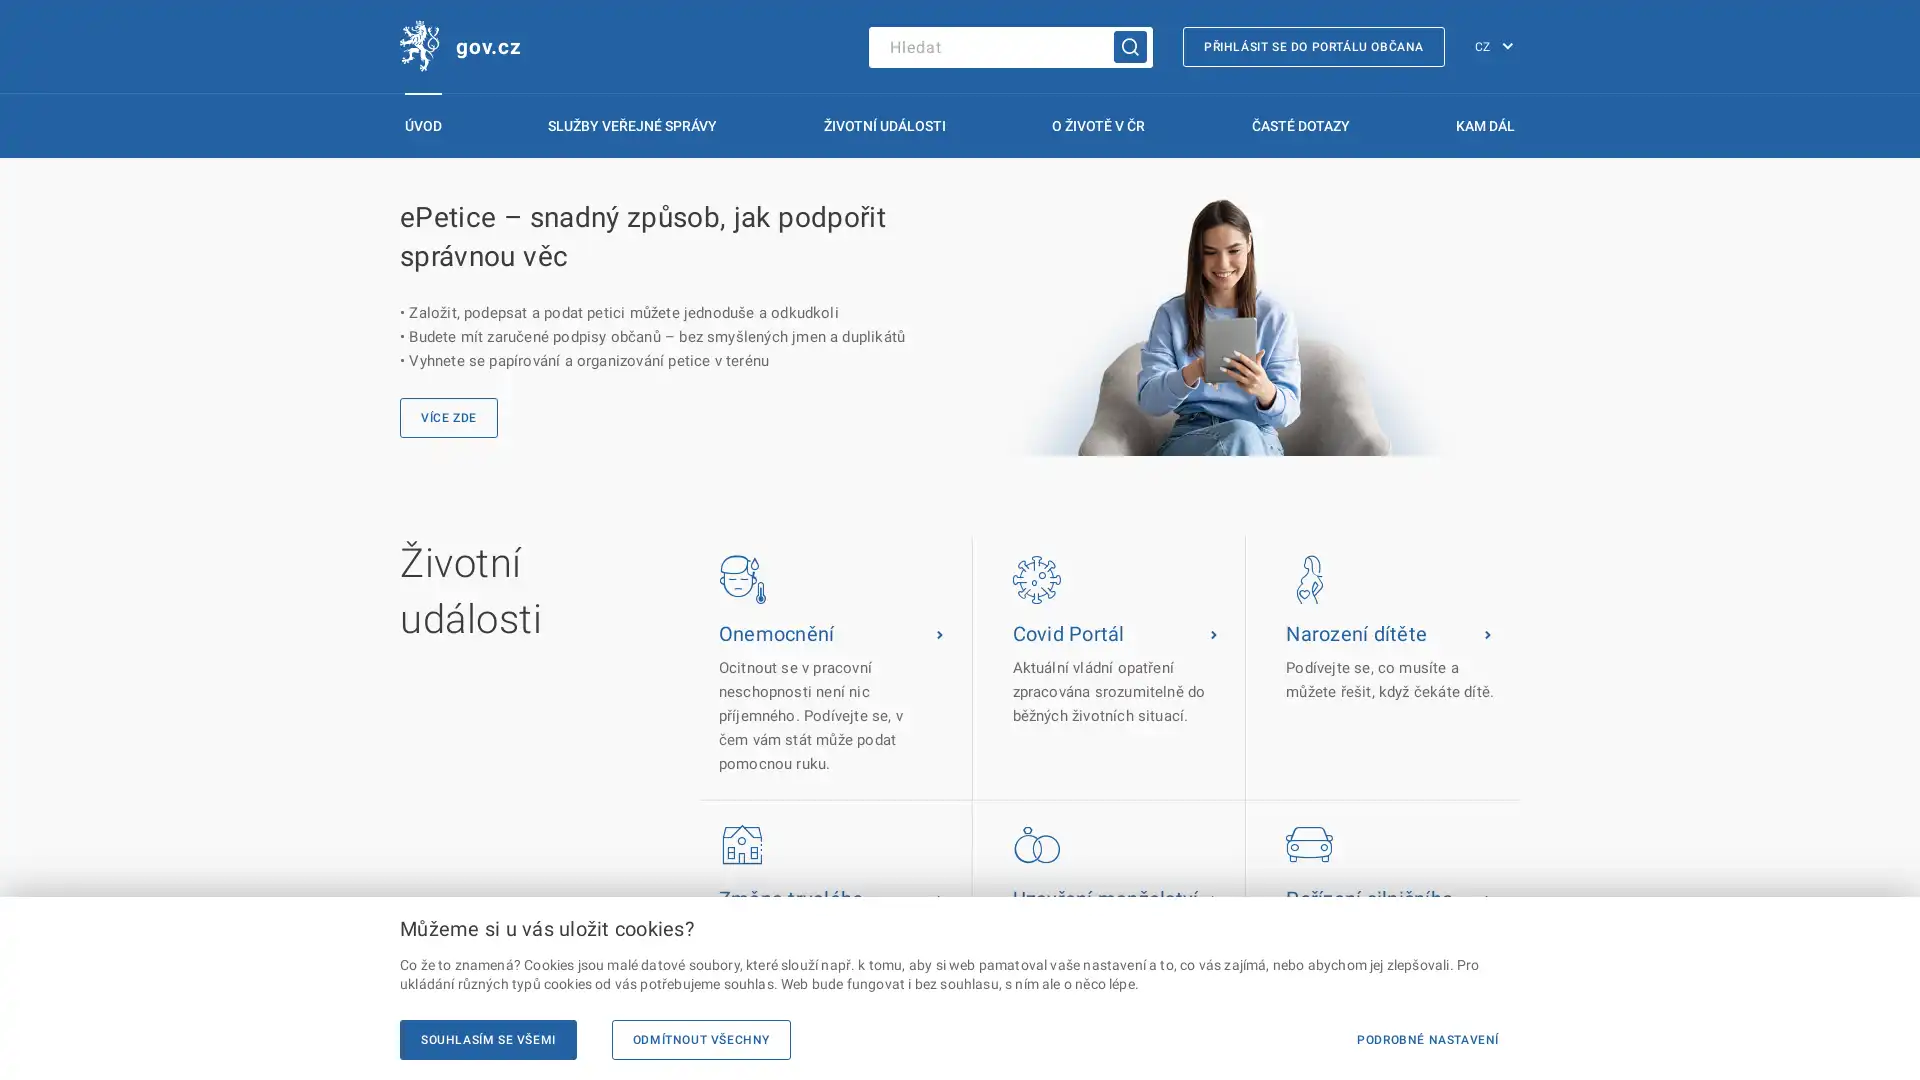  Describe the element at coordinates (1426, 1039) in the screenshot. I see `PODROBNE NASTAVENI` at that location.